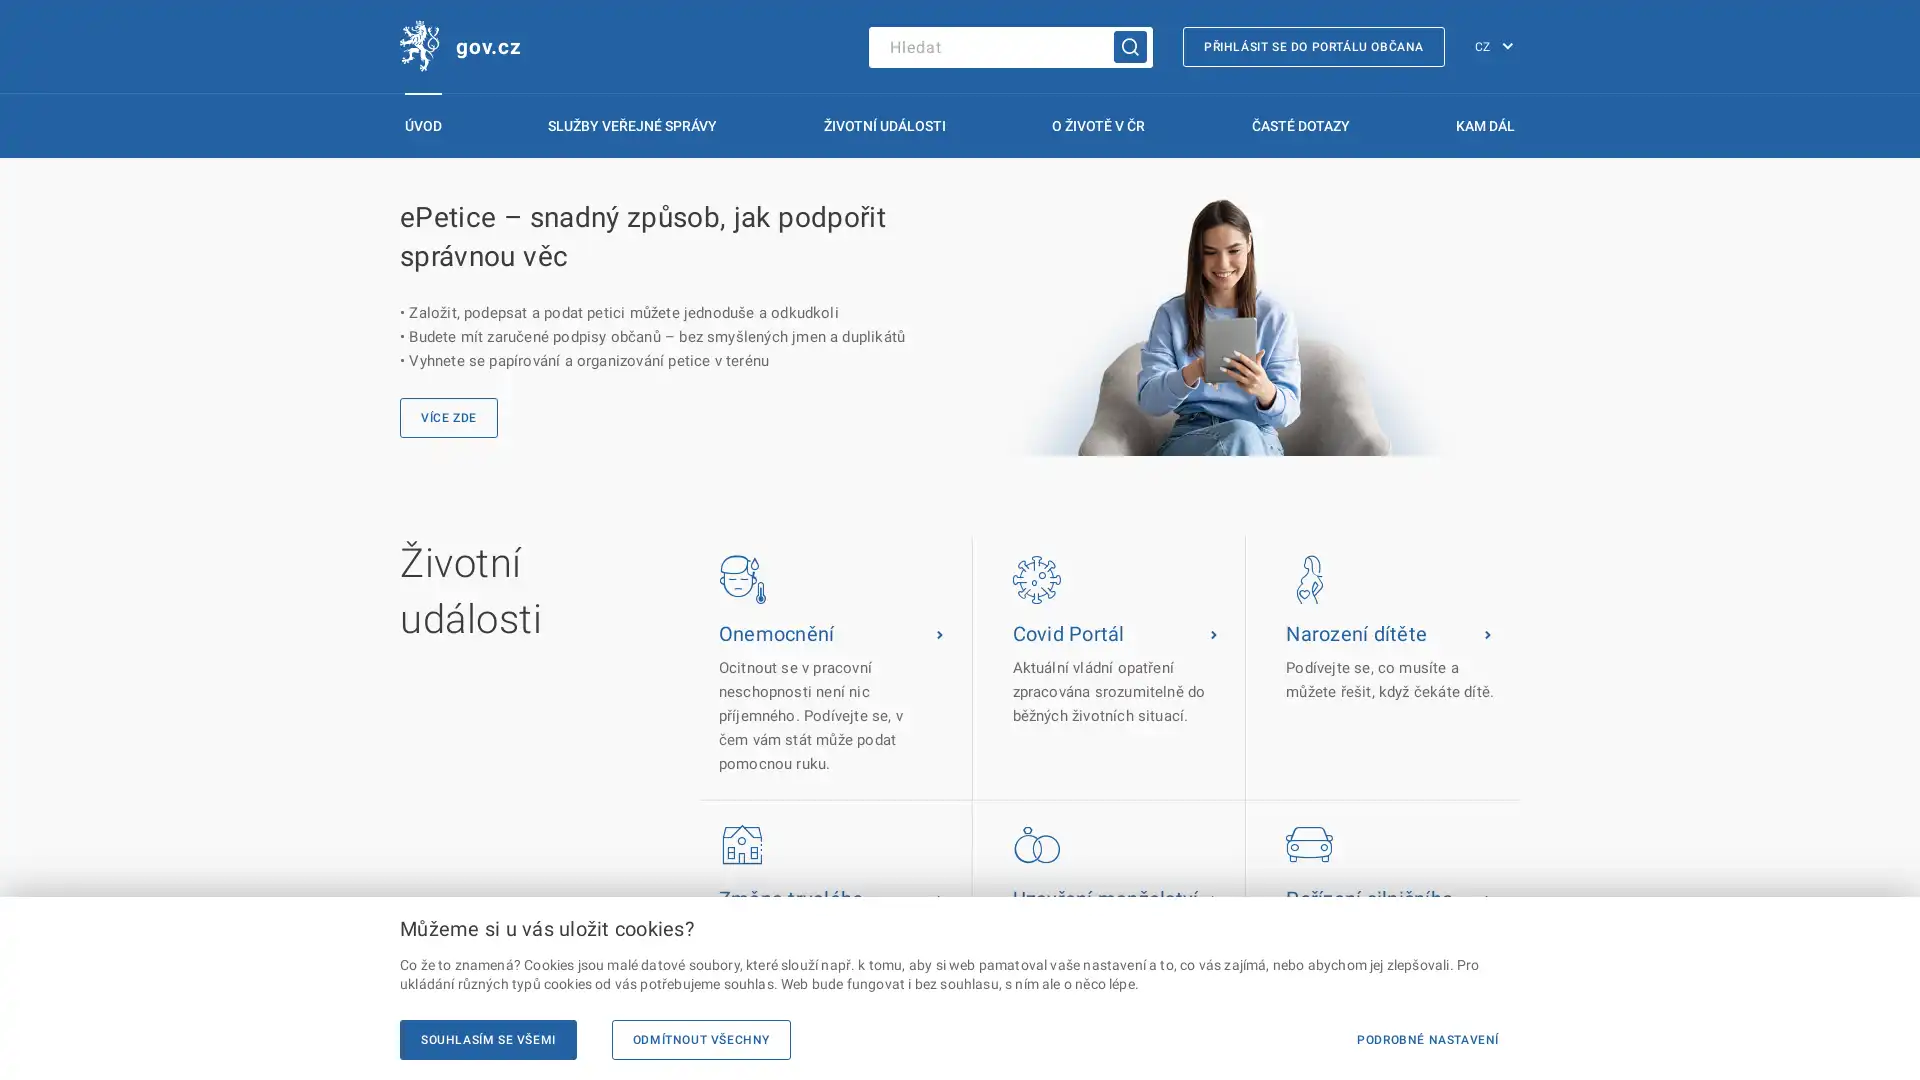  Describe the element at coordinates (1426, 1039) in the screenshot. I see `PODROBNE NASTAVENI` at that location.